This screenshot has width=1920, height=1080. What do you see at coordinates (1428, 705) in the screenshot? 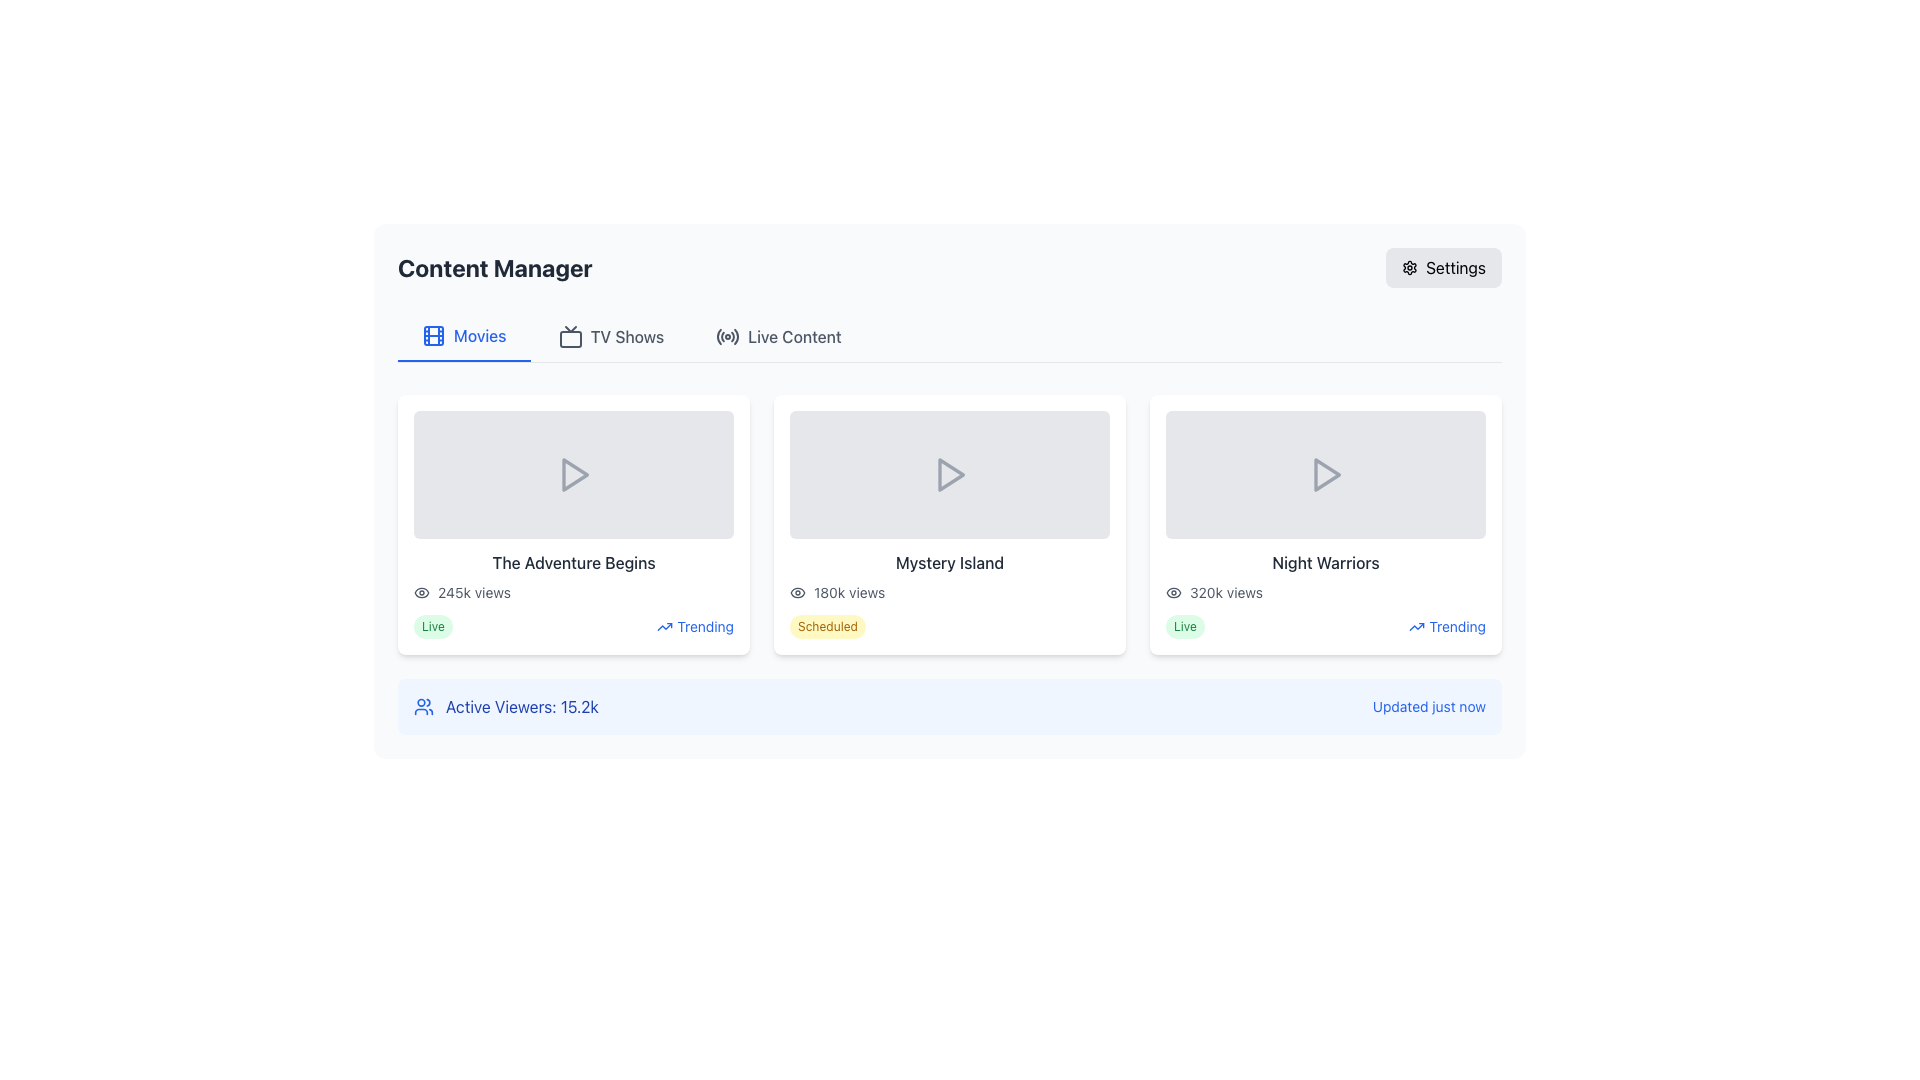
I see `text label that says 'Updated just now' located in the blue-highlighted notification area at the bottom-right corner of the content area` at bounding box center [1428, 705].